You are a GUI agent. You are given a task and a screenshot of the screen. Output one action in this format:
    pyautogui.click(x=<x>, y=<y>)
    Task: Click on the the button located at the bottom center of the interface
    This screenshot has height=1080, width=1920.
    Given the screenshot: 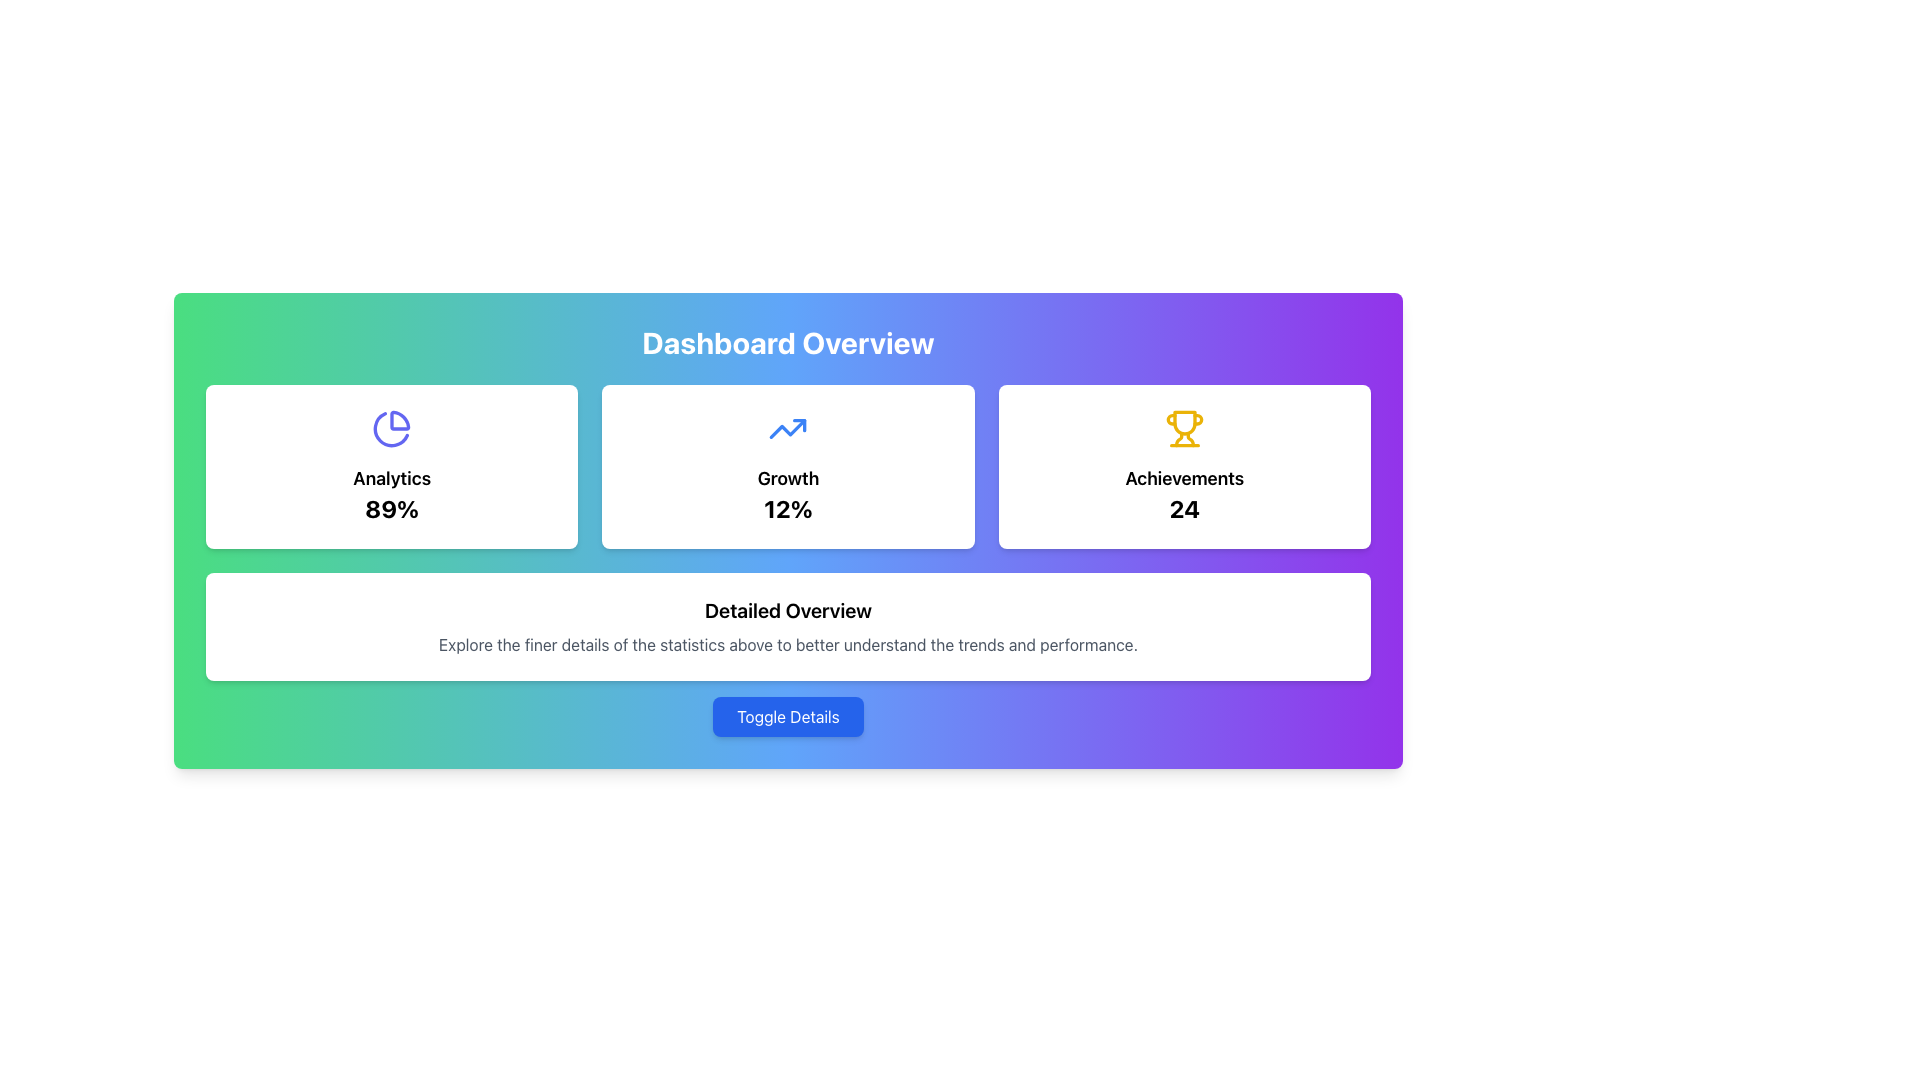 What is the action you would take?
    pyautogui.click(x=787, y=716)
    